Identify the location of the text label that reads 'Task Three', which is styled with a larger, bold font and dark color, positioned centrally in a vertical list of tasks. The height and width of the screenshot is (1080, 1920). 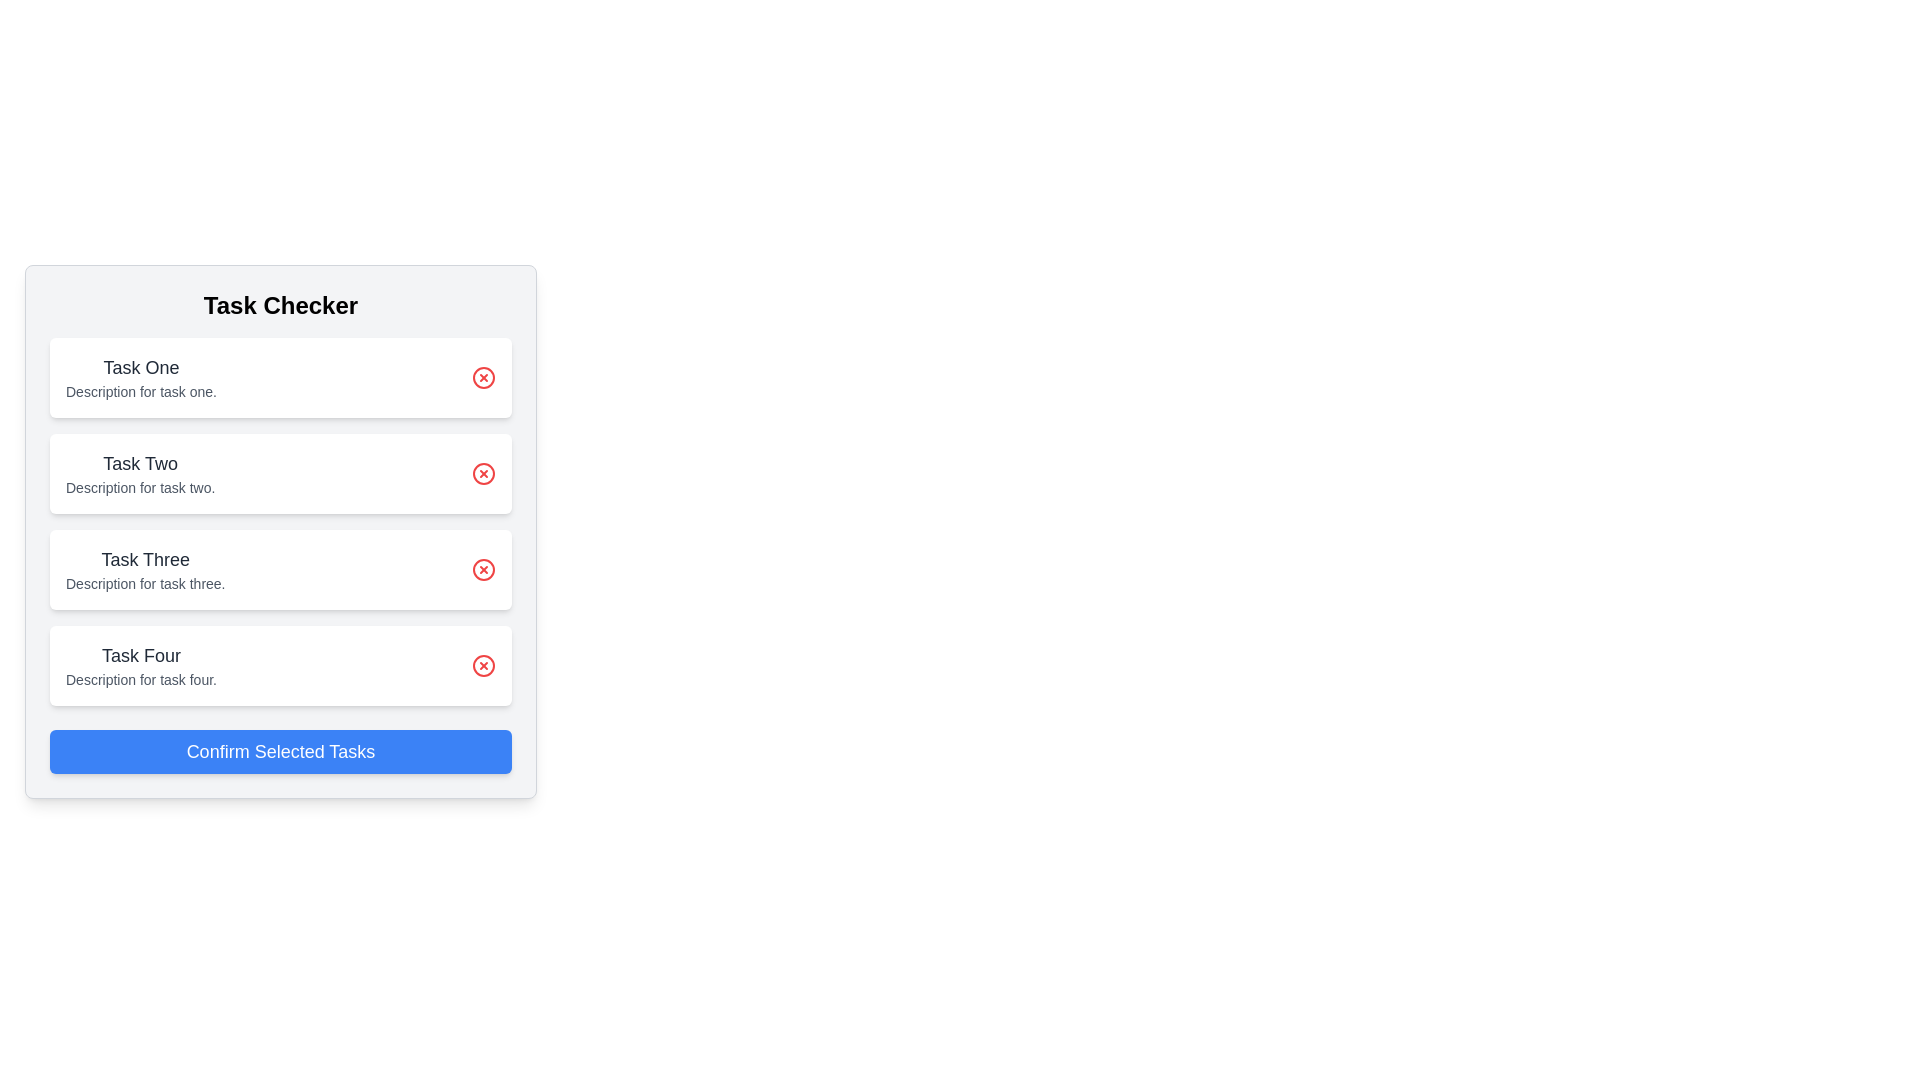
(144, 559).